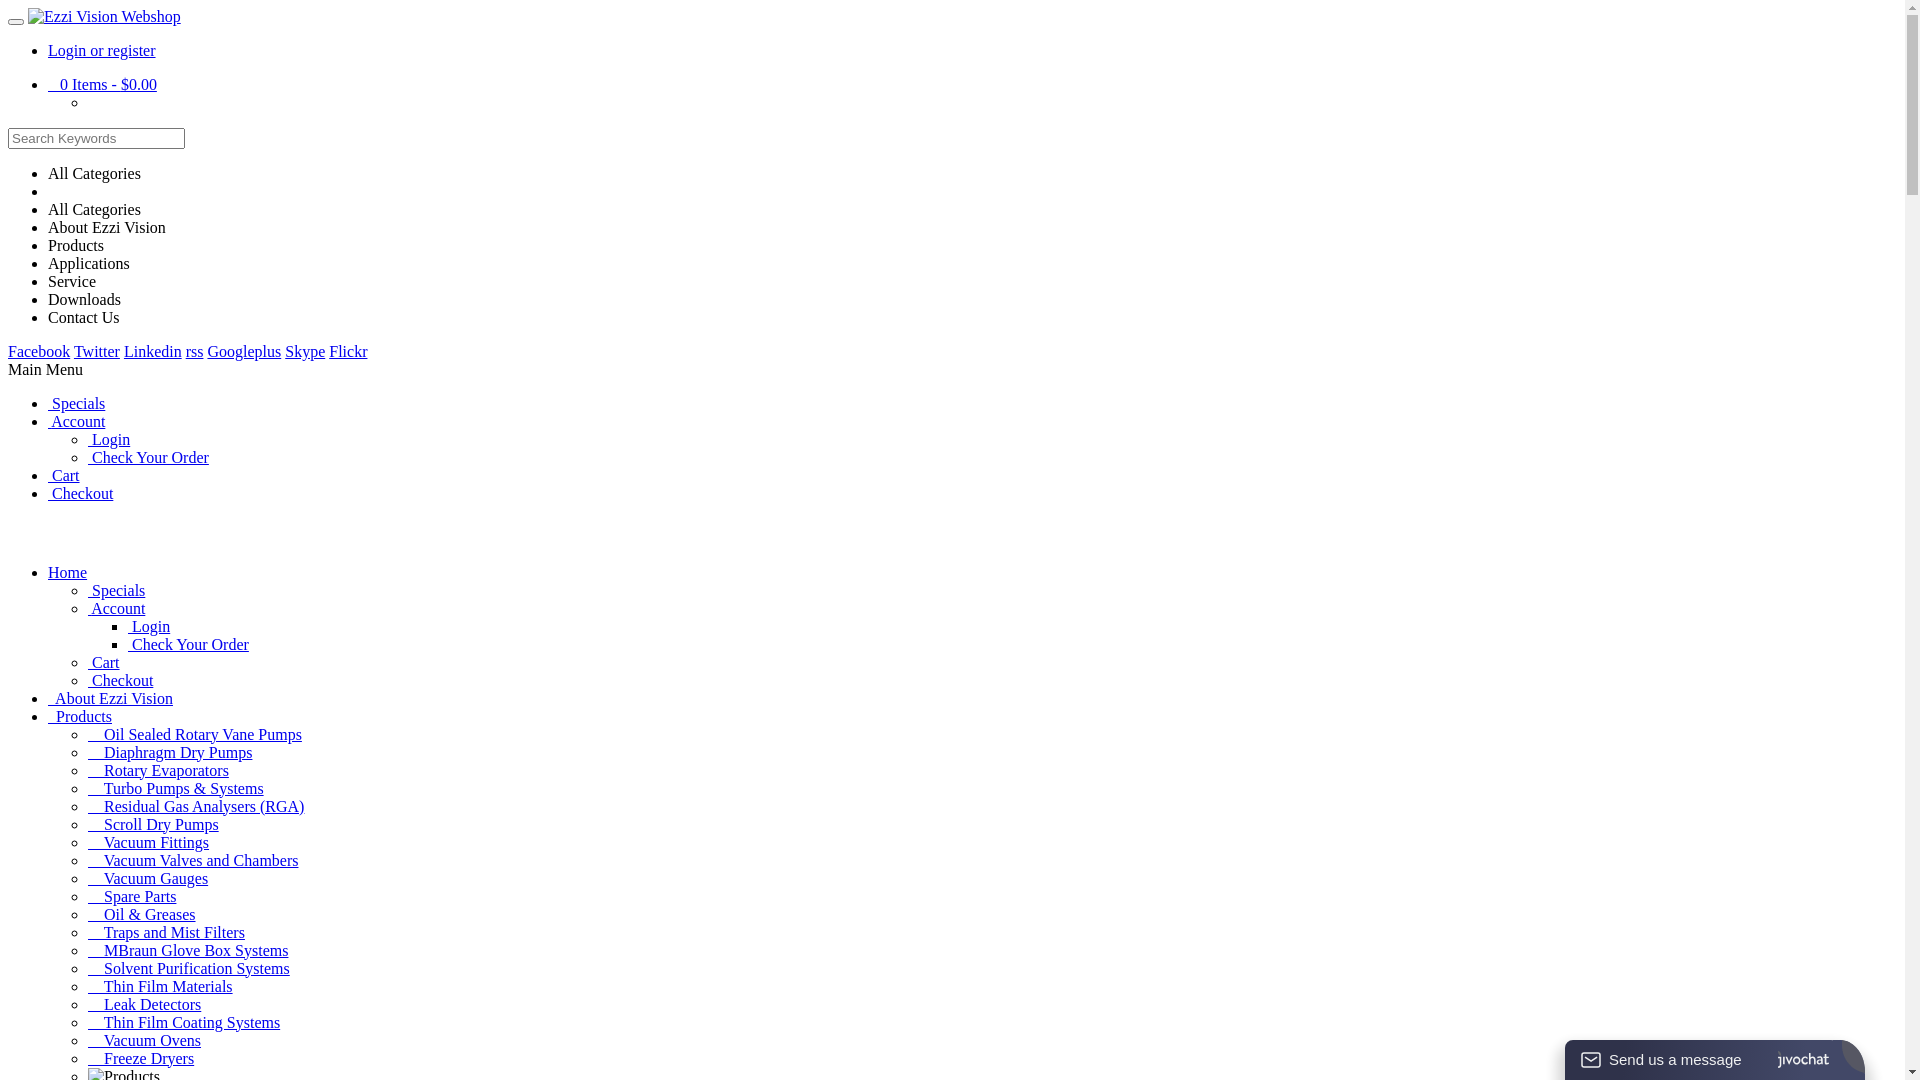 The width and height of the screenshot is (1920, 1080). What do you see at coordinates (304, 350) in the screenshot?
I see `'Skype'` at bounding box center [304, 350].